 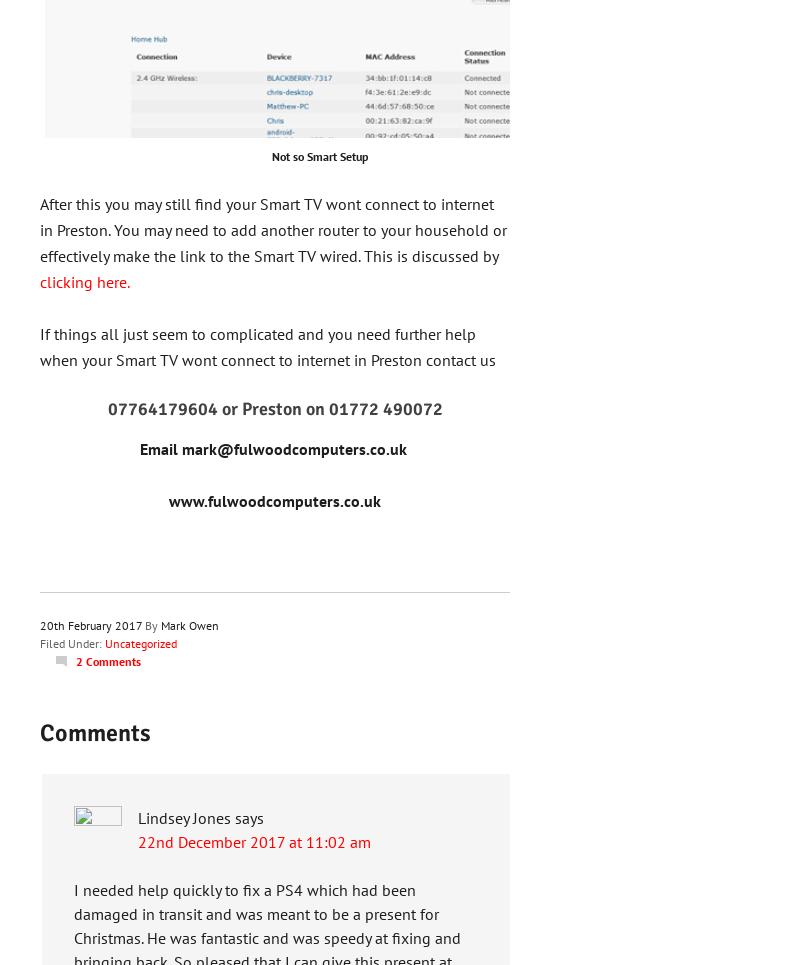 What do you see at coordinates (248, 817) in the screenshot?
I see `'says'` at bounding box center [248, 817].